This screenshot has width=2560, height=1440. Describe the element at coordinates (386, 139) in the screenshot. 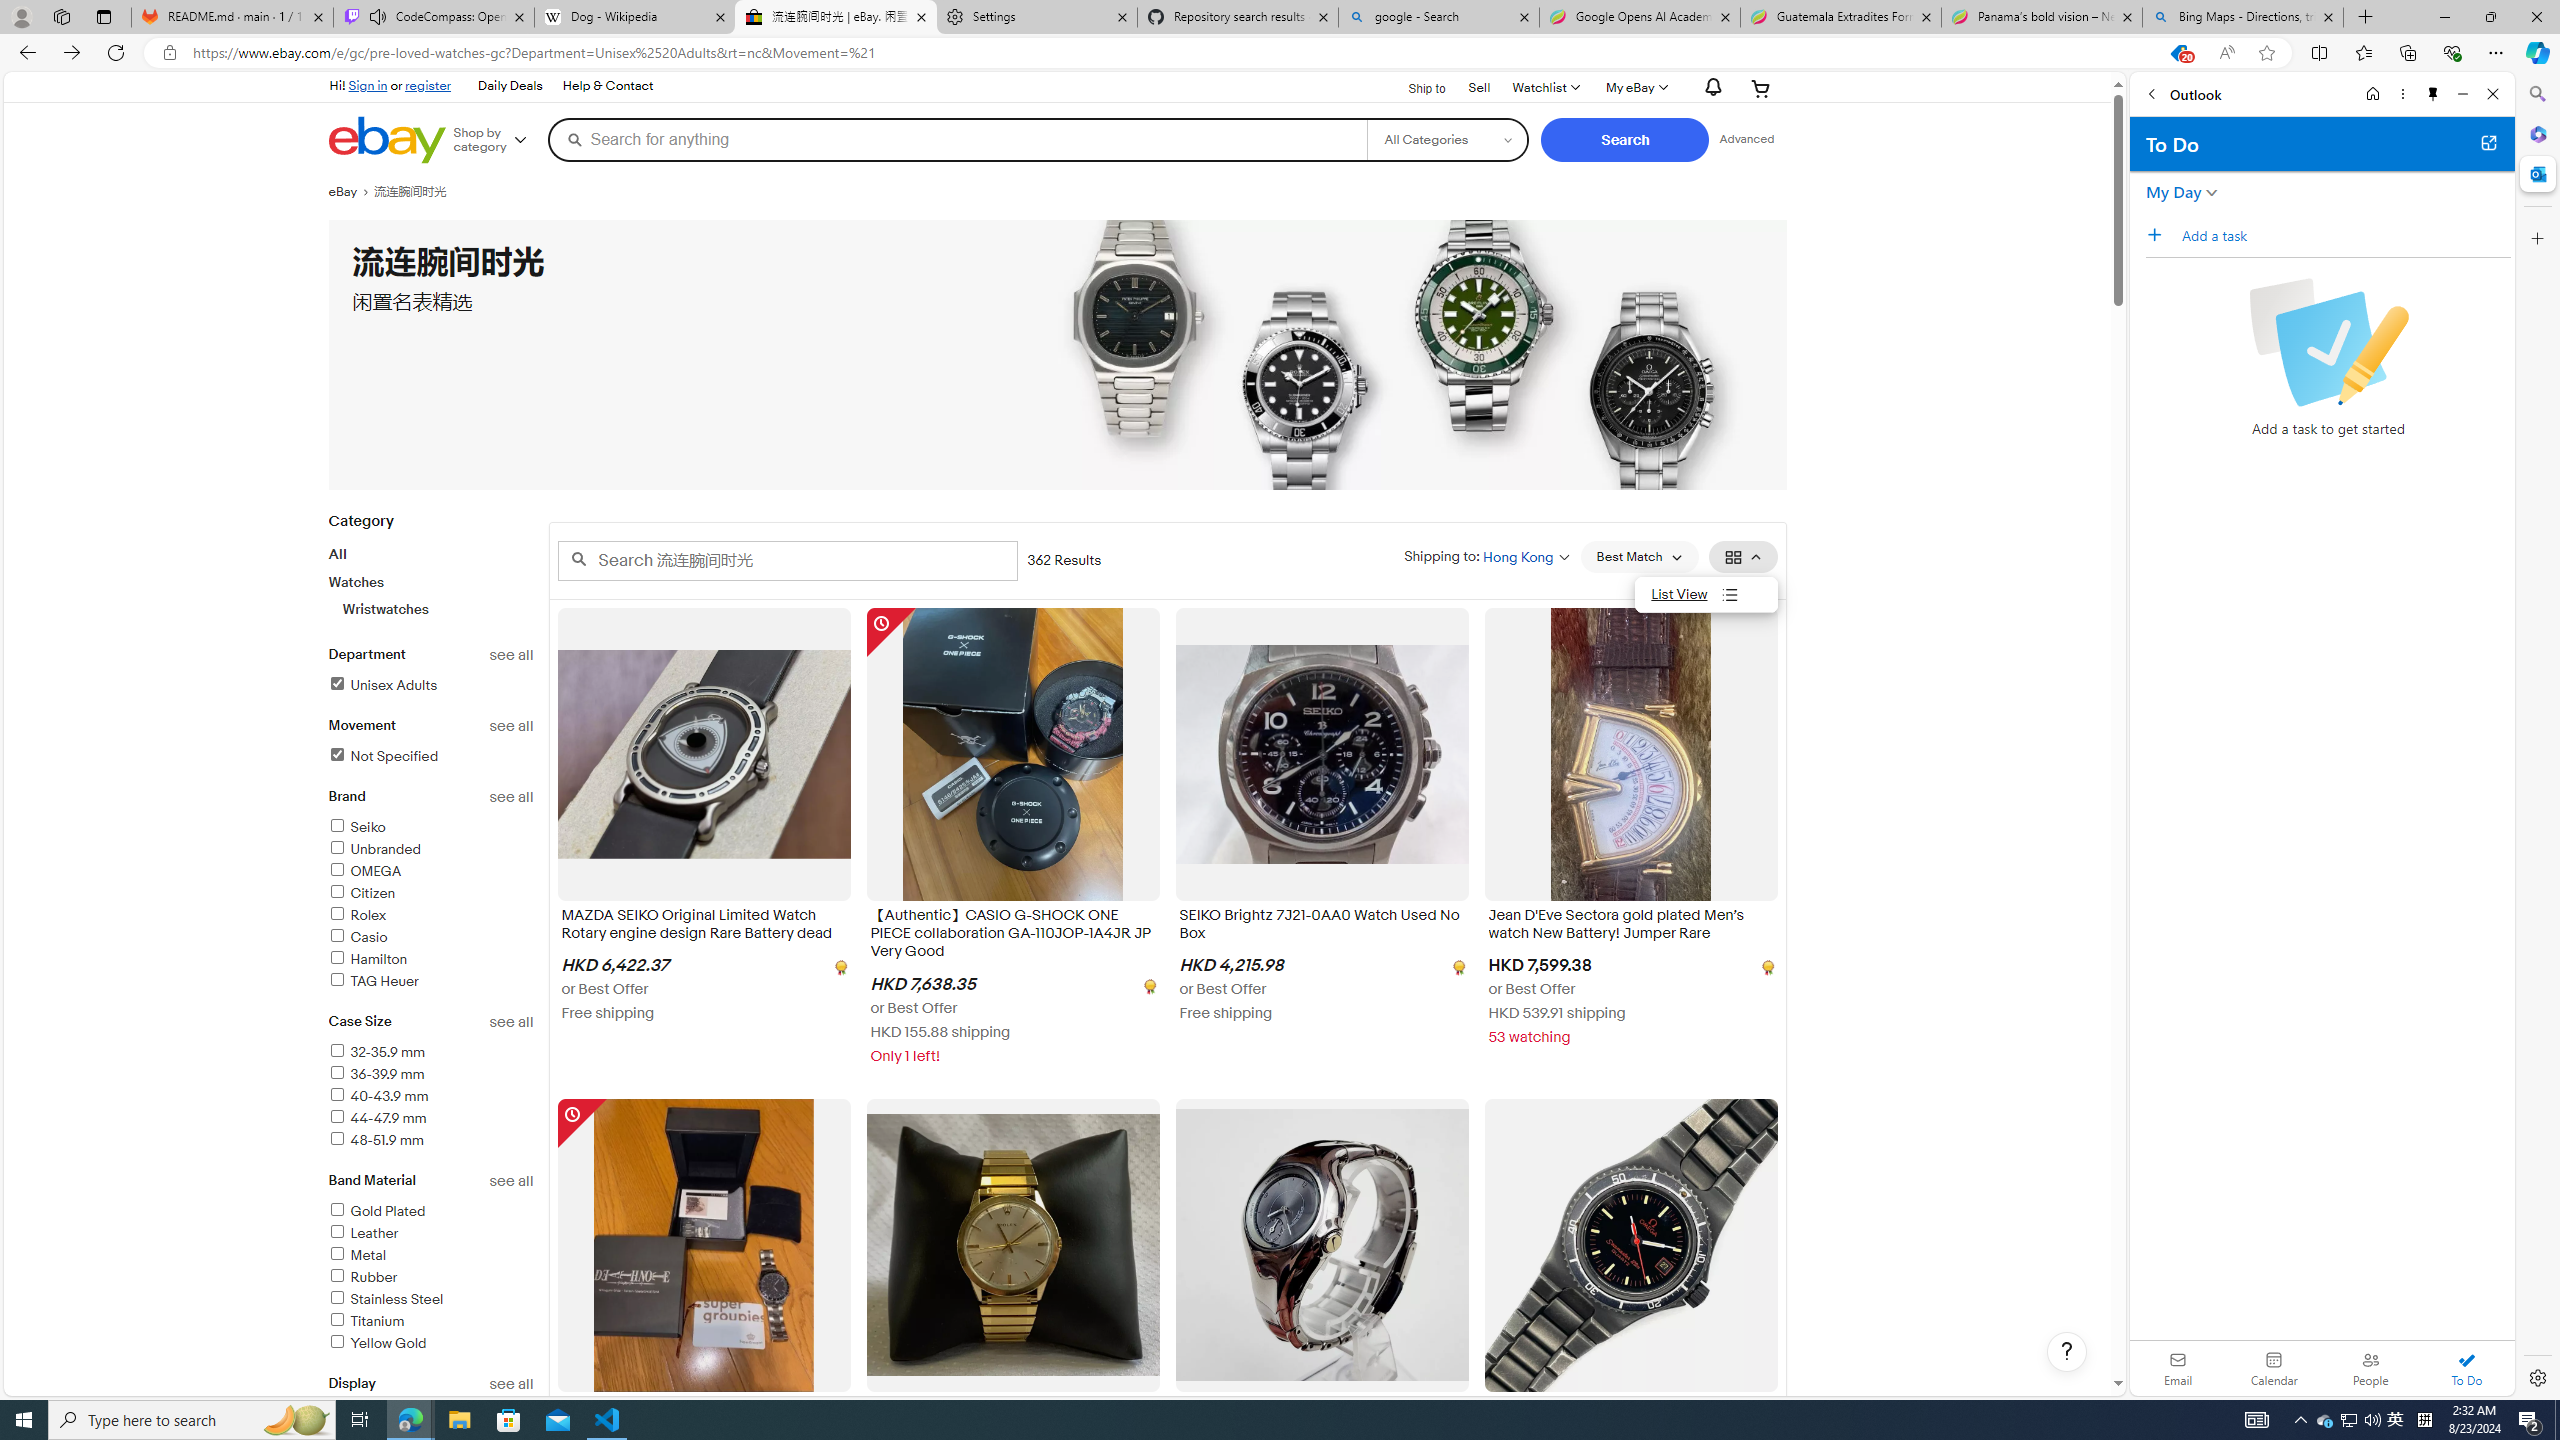

I see `'eBay Home'` at that location.